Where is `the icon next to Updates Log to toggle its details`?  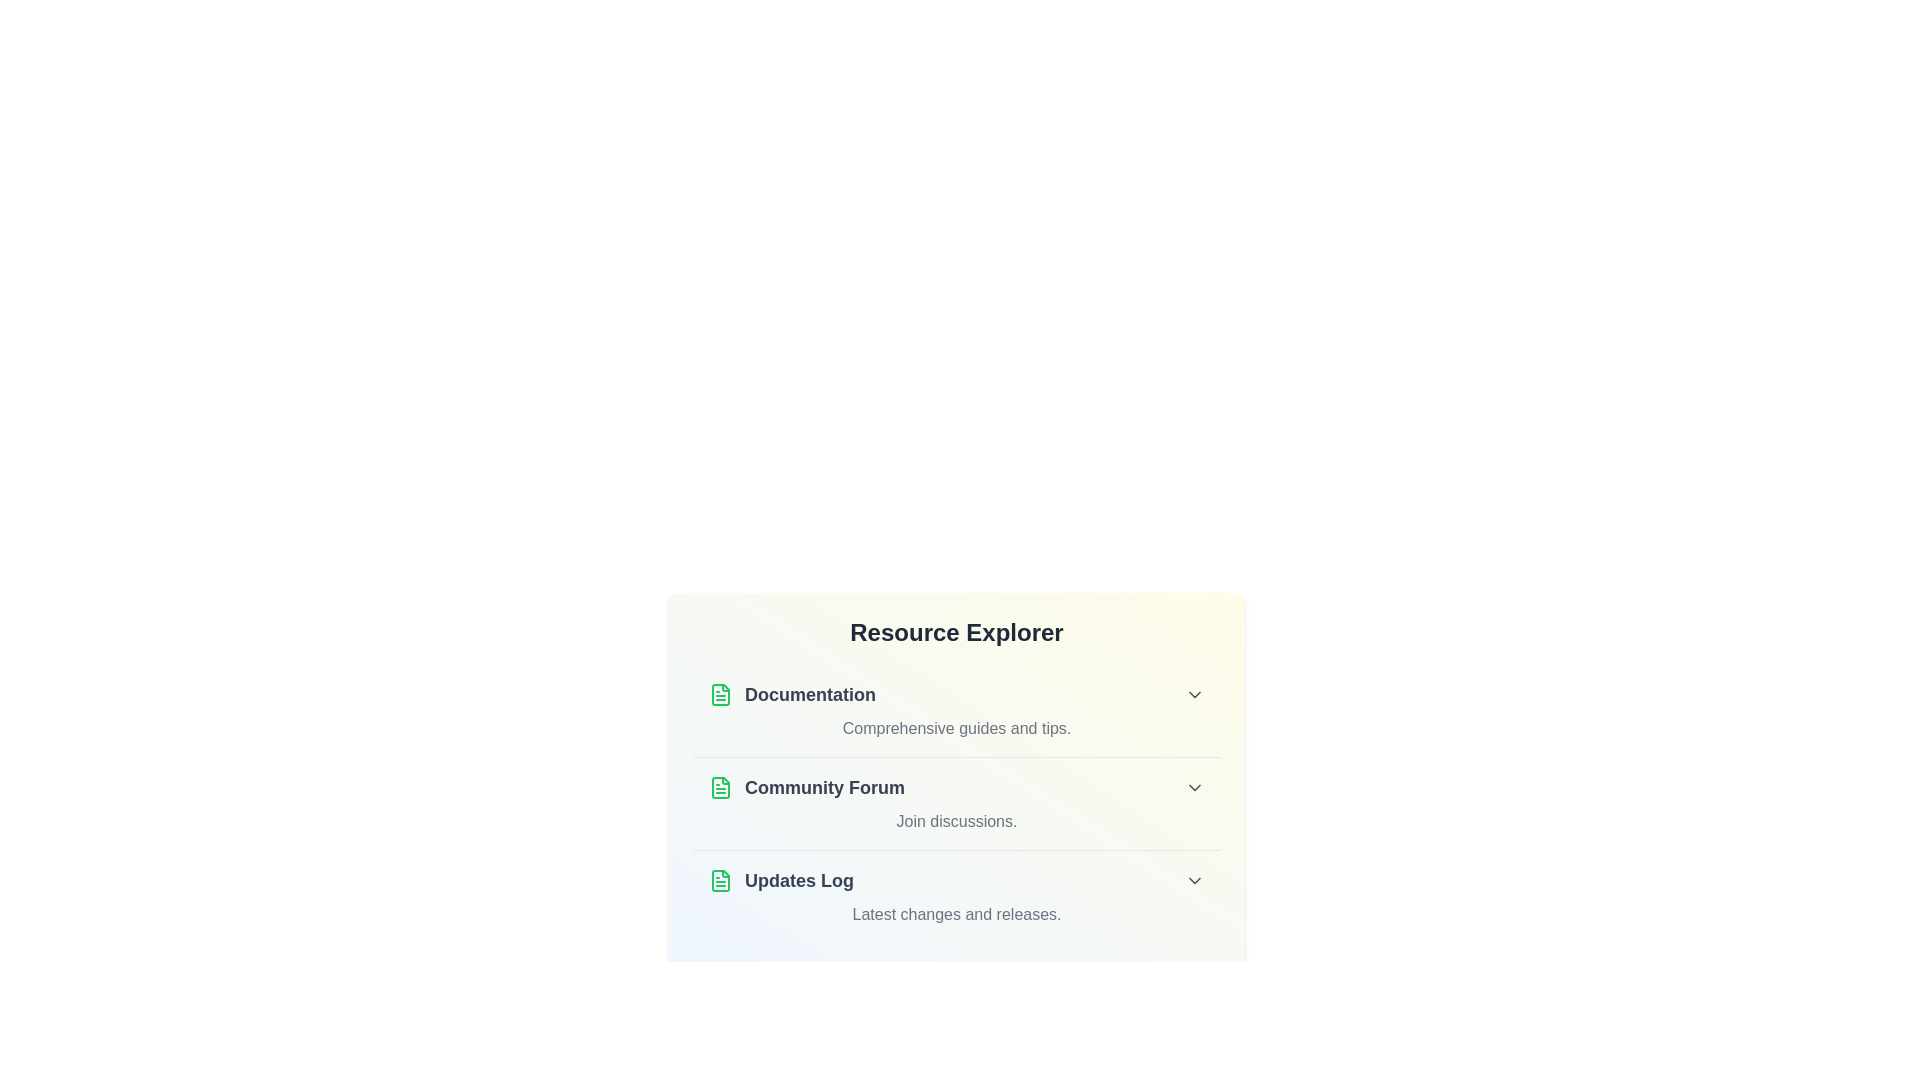 the icon next to Updates Log to toggle its details is located at coordinates (720, 879).